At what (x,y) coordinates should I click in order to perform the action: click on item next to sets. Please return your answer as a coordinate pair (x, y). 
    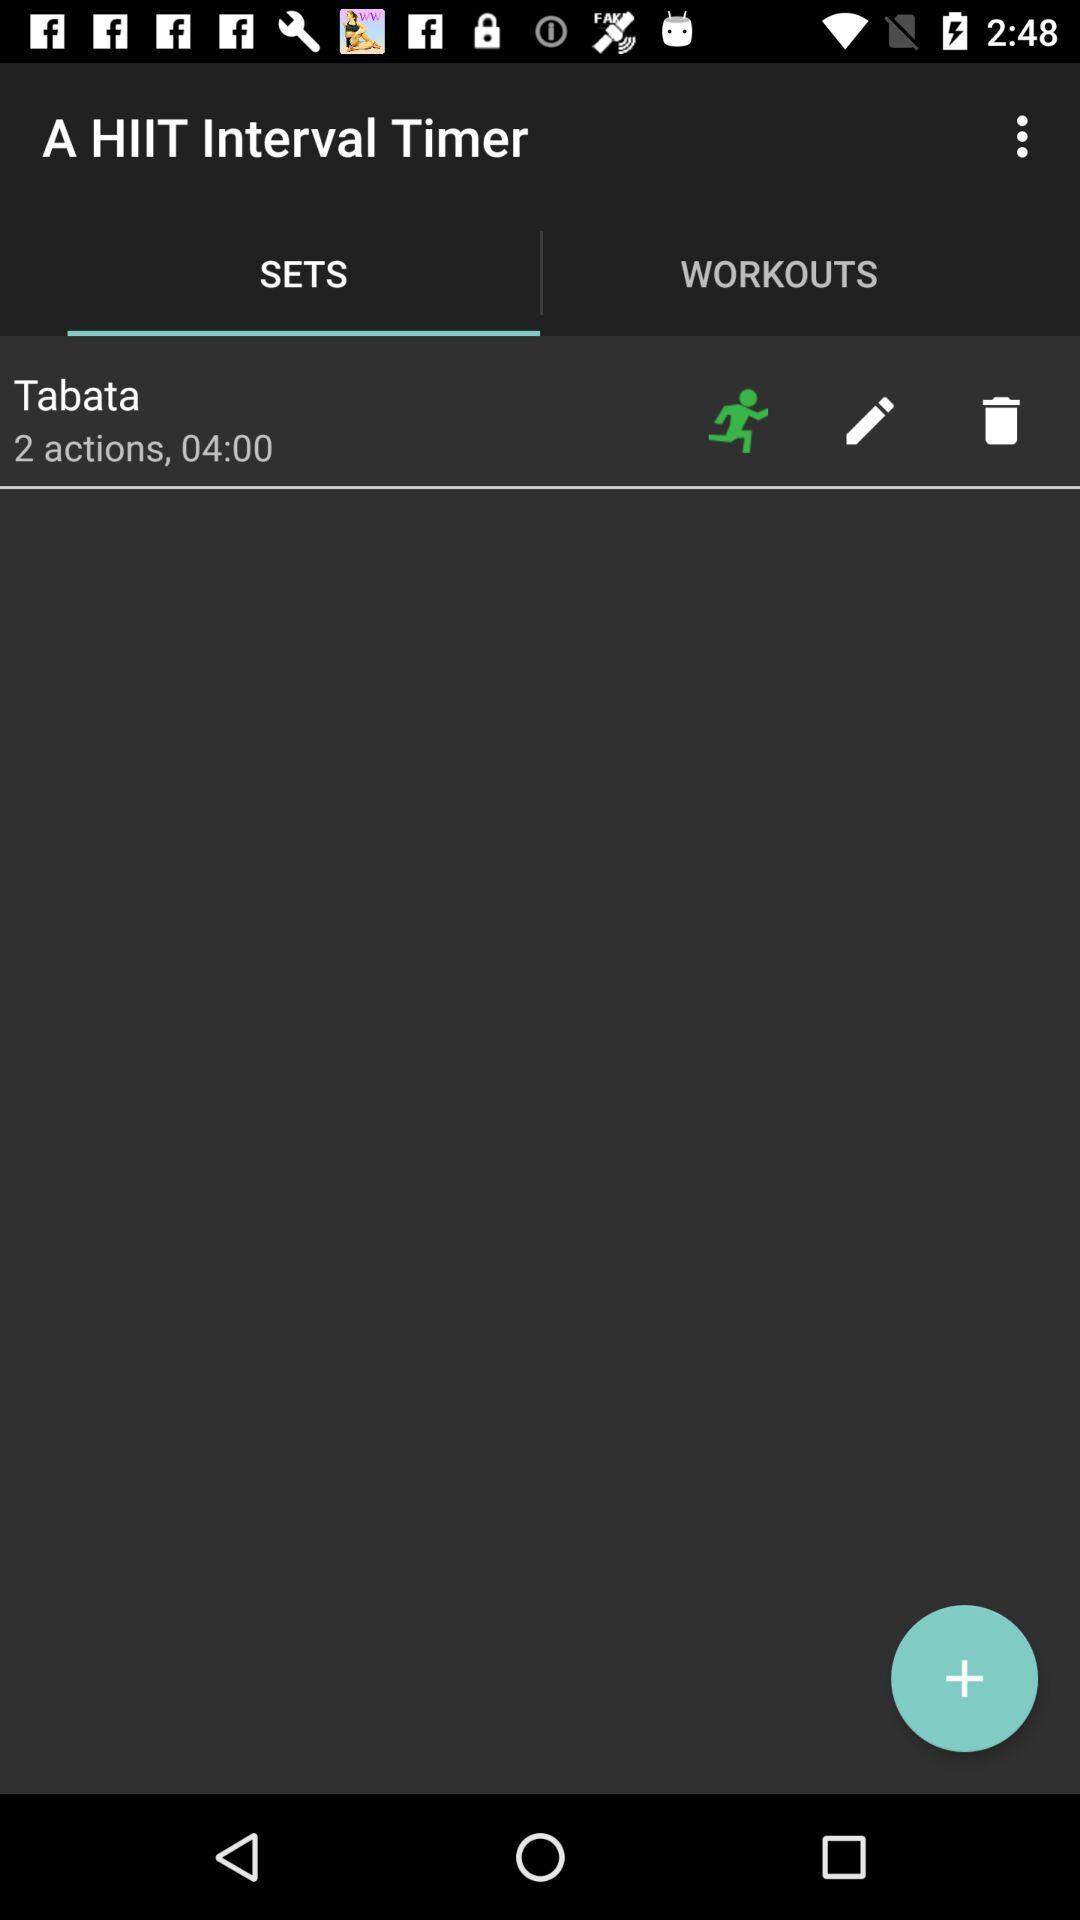
    Looking at the image, I should click on (75, 388).